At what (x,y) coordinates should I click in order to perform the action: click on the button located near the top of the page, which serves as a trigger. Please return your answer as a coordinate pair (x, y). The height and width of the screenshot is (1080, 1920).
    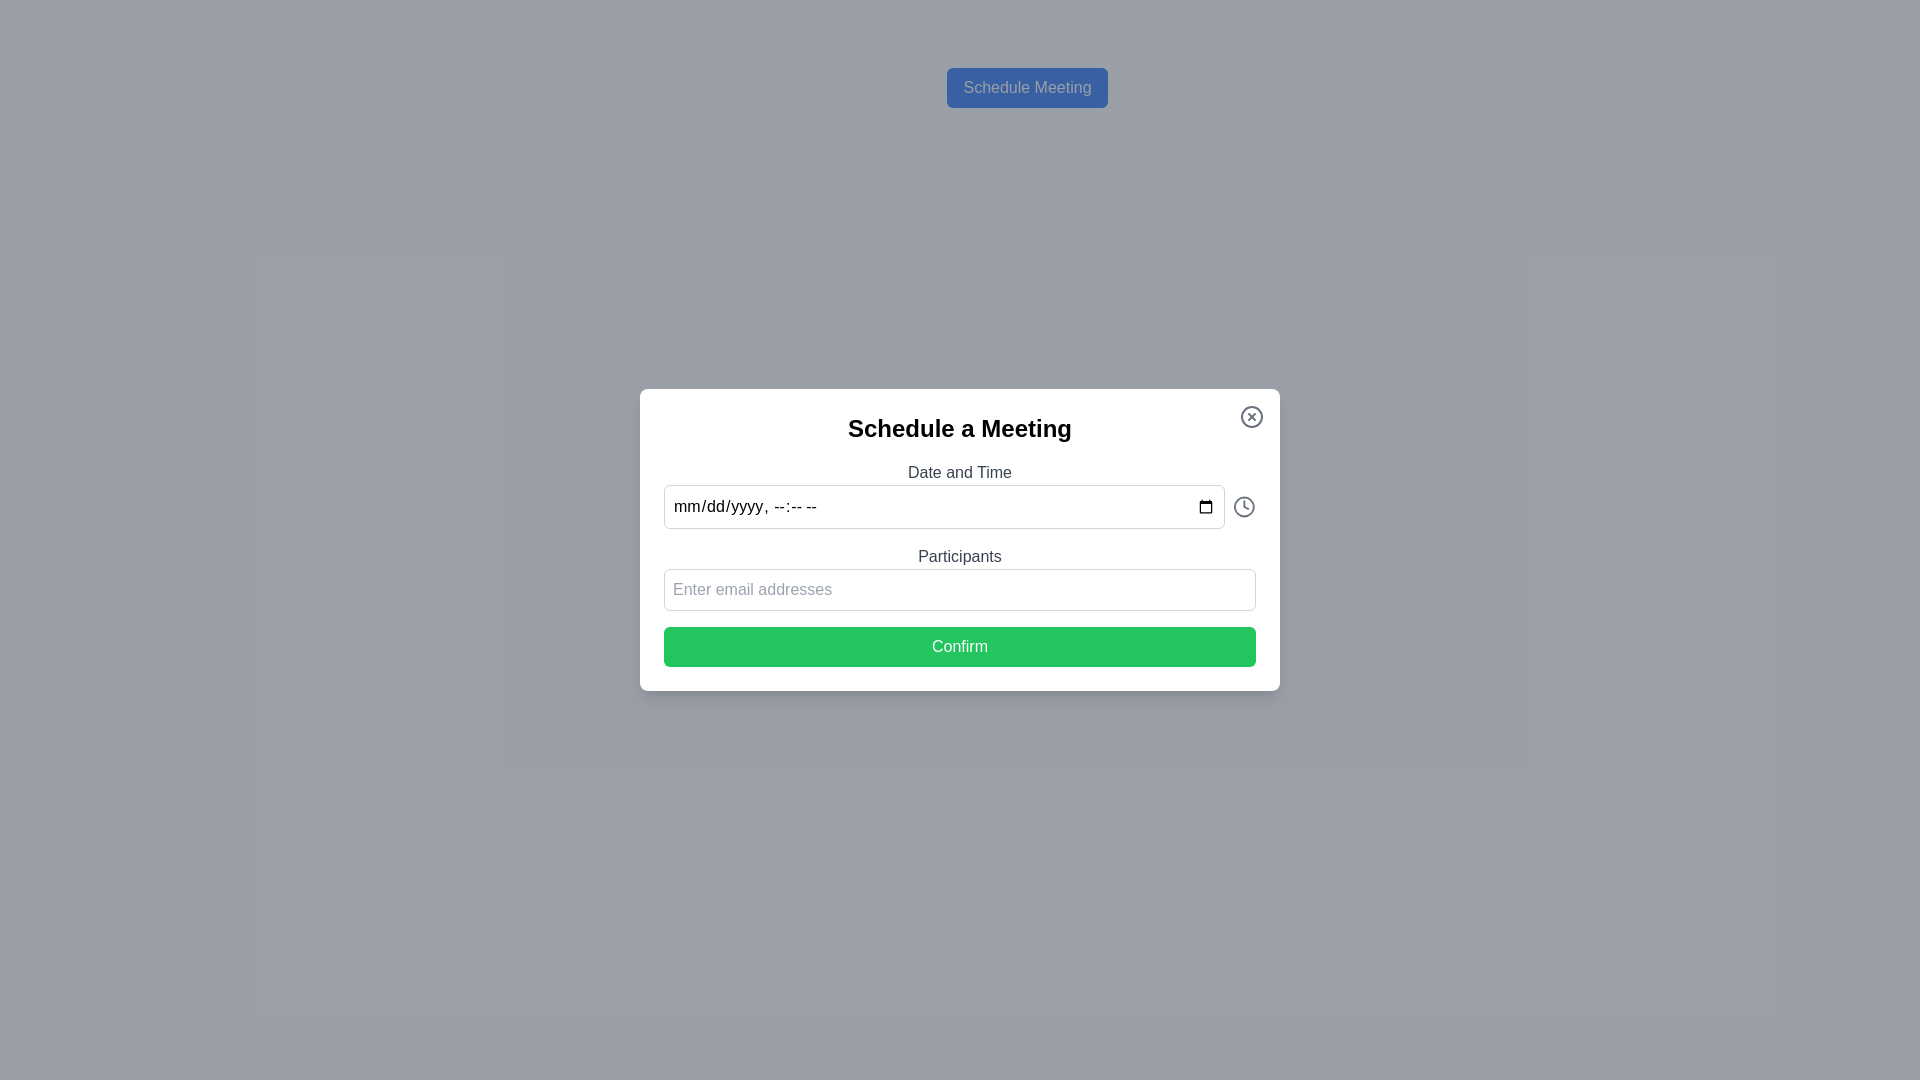
    Looking at the image, I should click on (1027, 87).